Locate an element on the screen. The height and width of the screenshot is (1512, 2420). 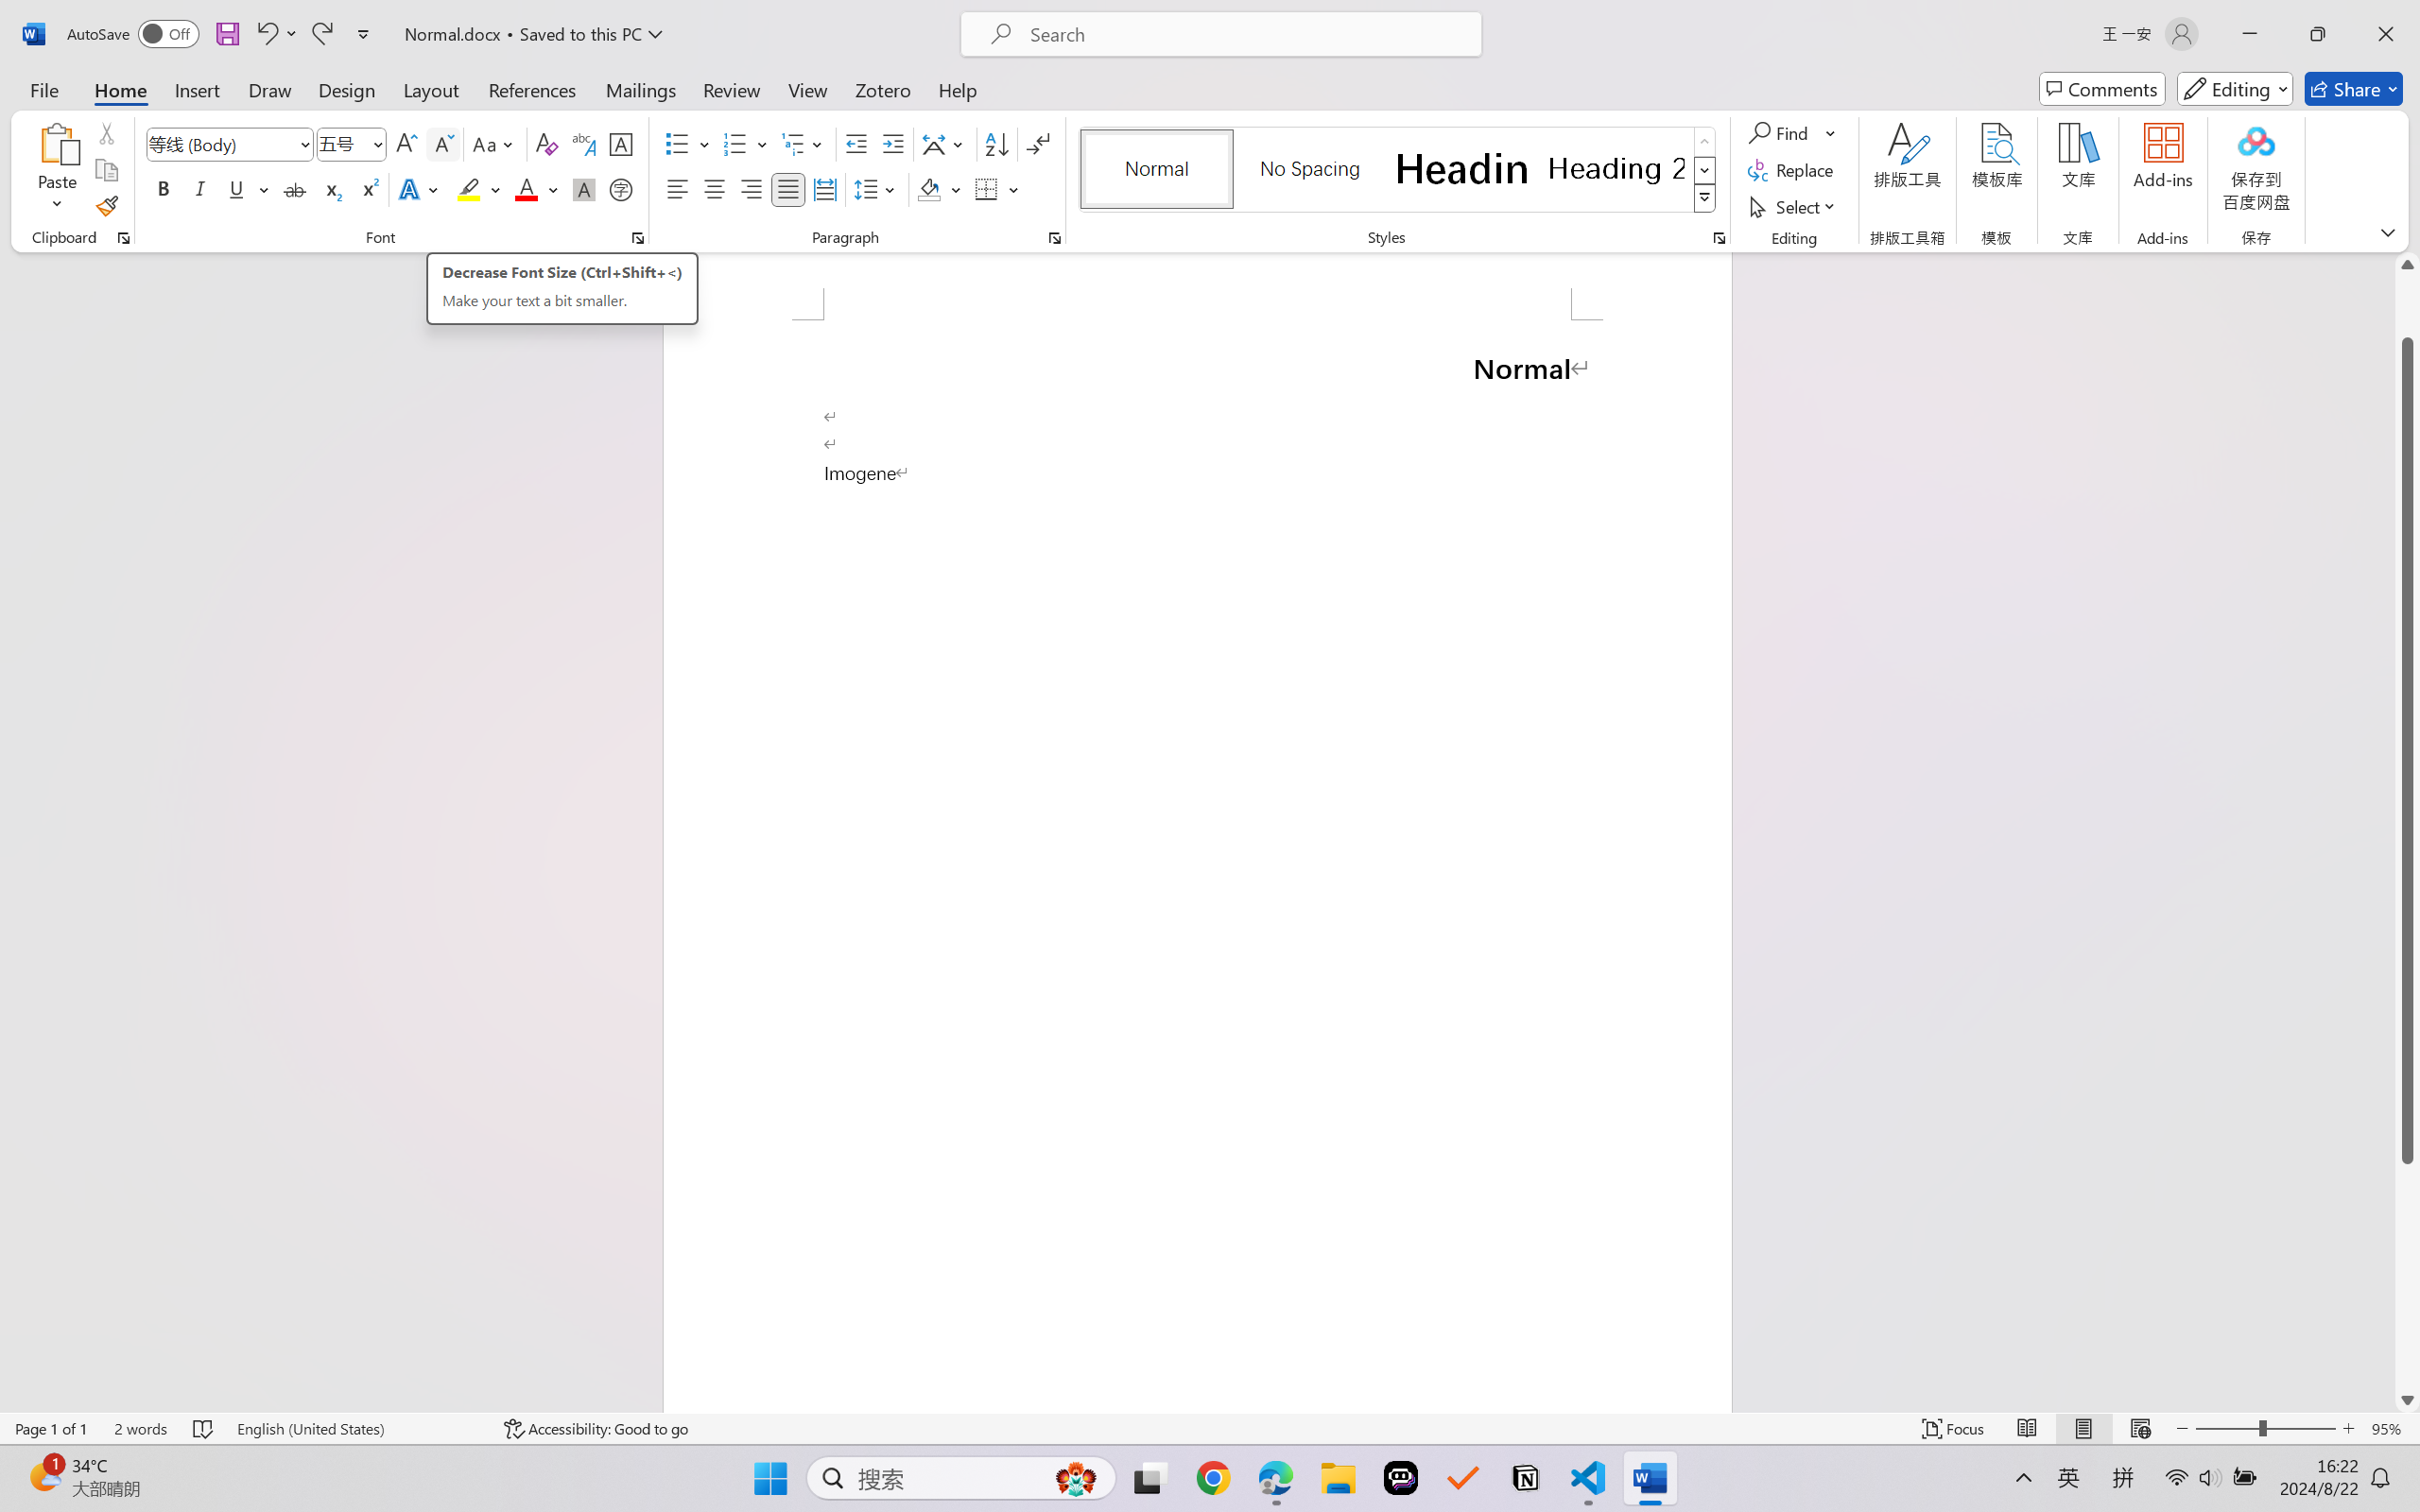
'Center' is located at coordinates (713, 188).